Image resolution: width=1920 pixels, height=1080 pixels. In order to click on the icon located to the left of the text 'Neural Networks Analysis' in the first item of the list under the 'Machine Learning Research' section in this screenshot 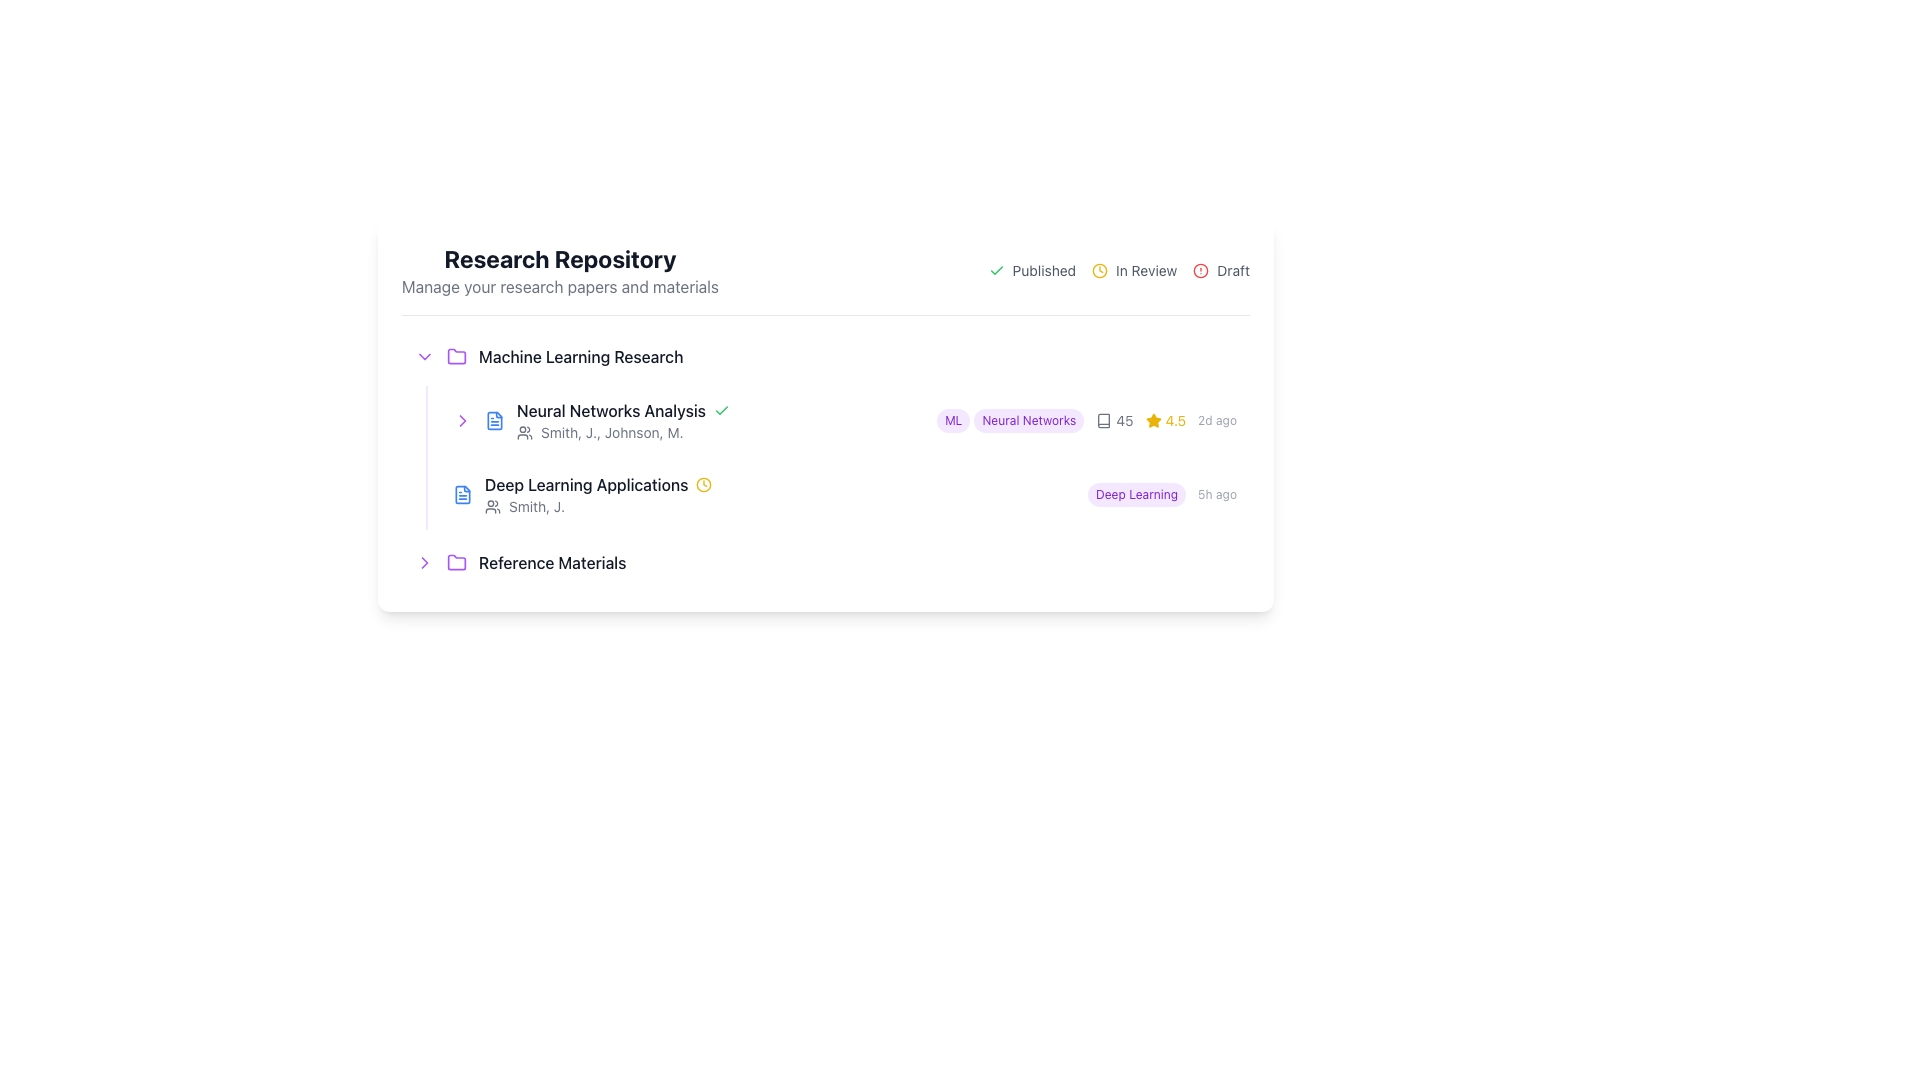, I will do `click(494, 419)`.